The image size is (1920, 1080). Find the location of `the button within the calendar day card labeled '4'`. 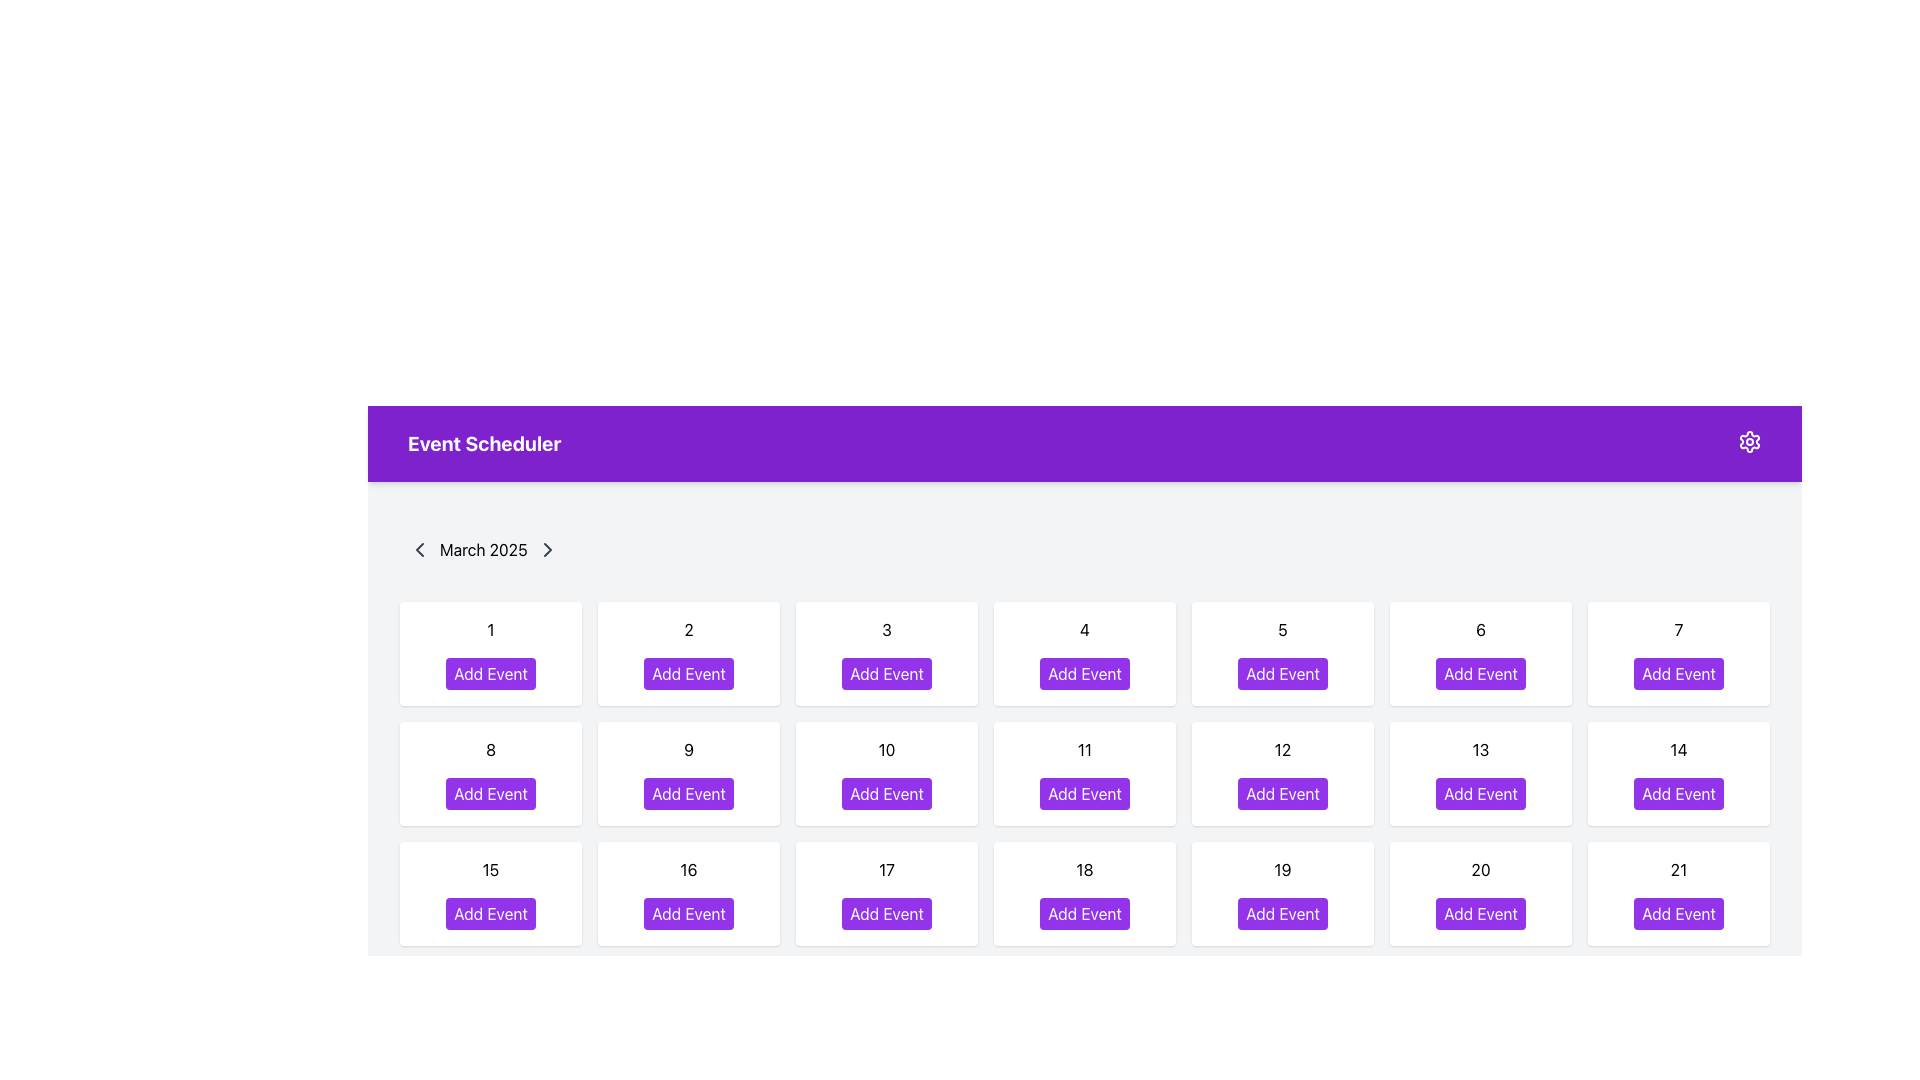

the button within the calendar day card labeled '4' is located at coordinates (1083, 654).